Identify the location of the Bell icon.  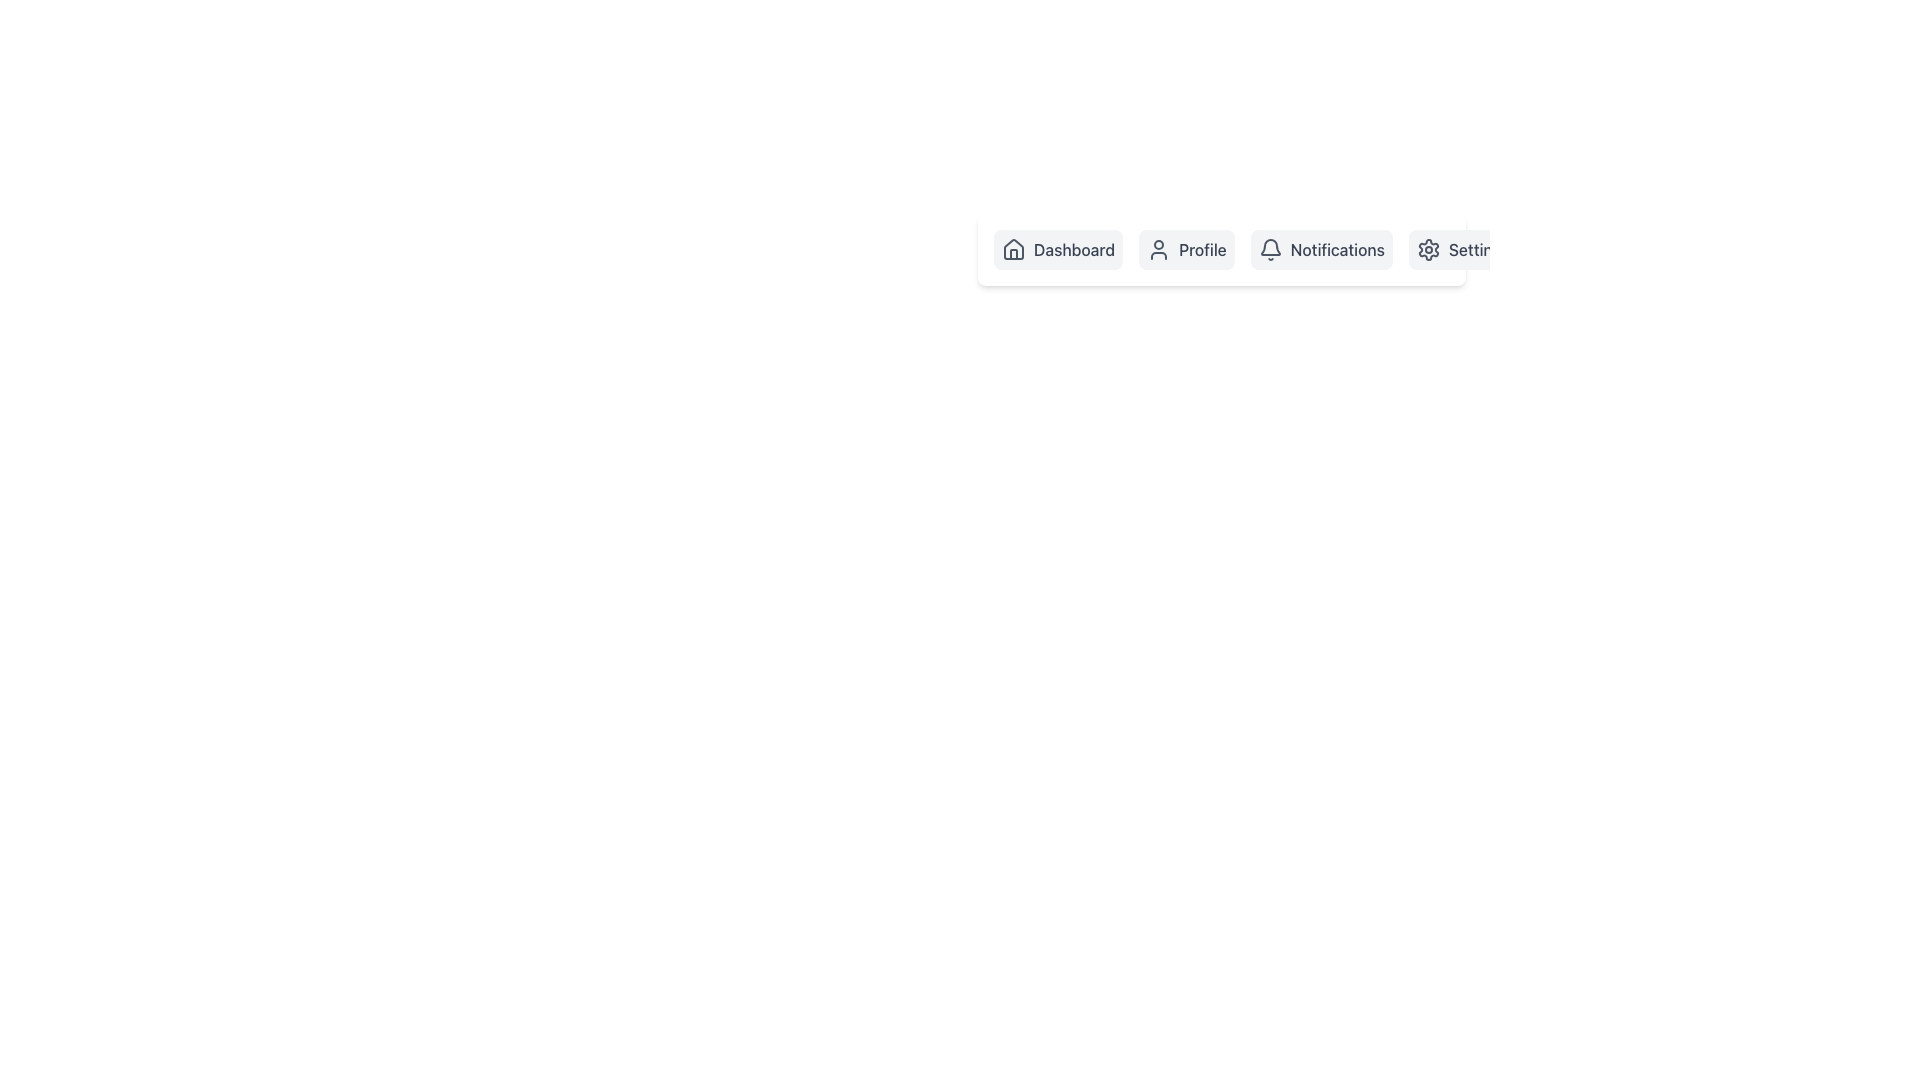
(1269, 249).